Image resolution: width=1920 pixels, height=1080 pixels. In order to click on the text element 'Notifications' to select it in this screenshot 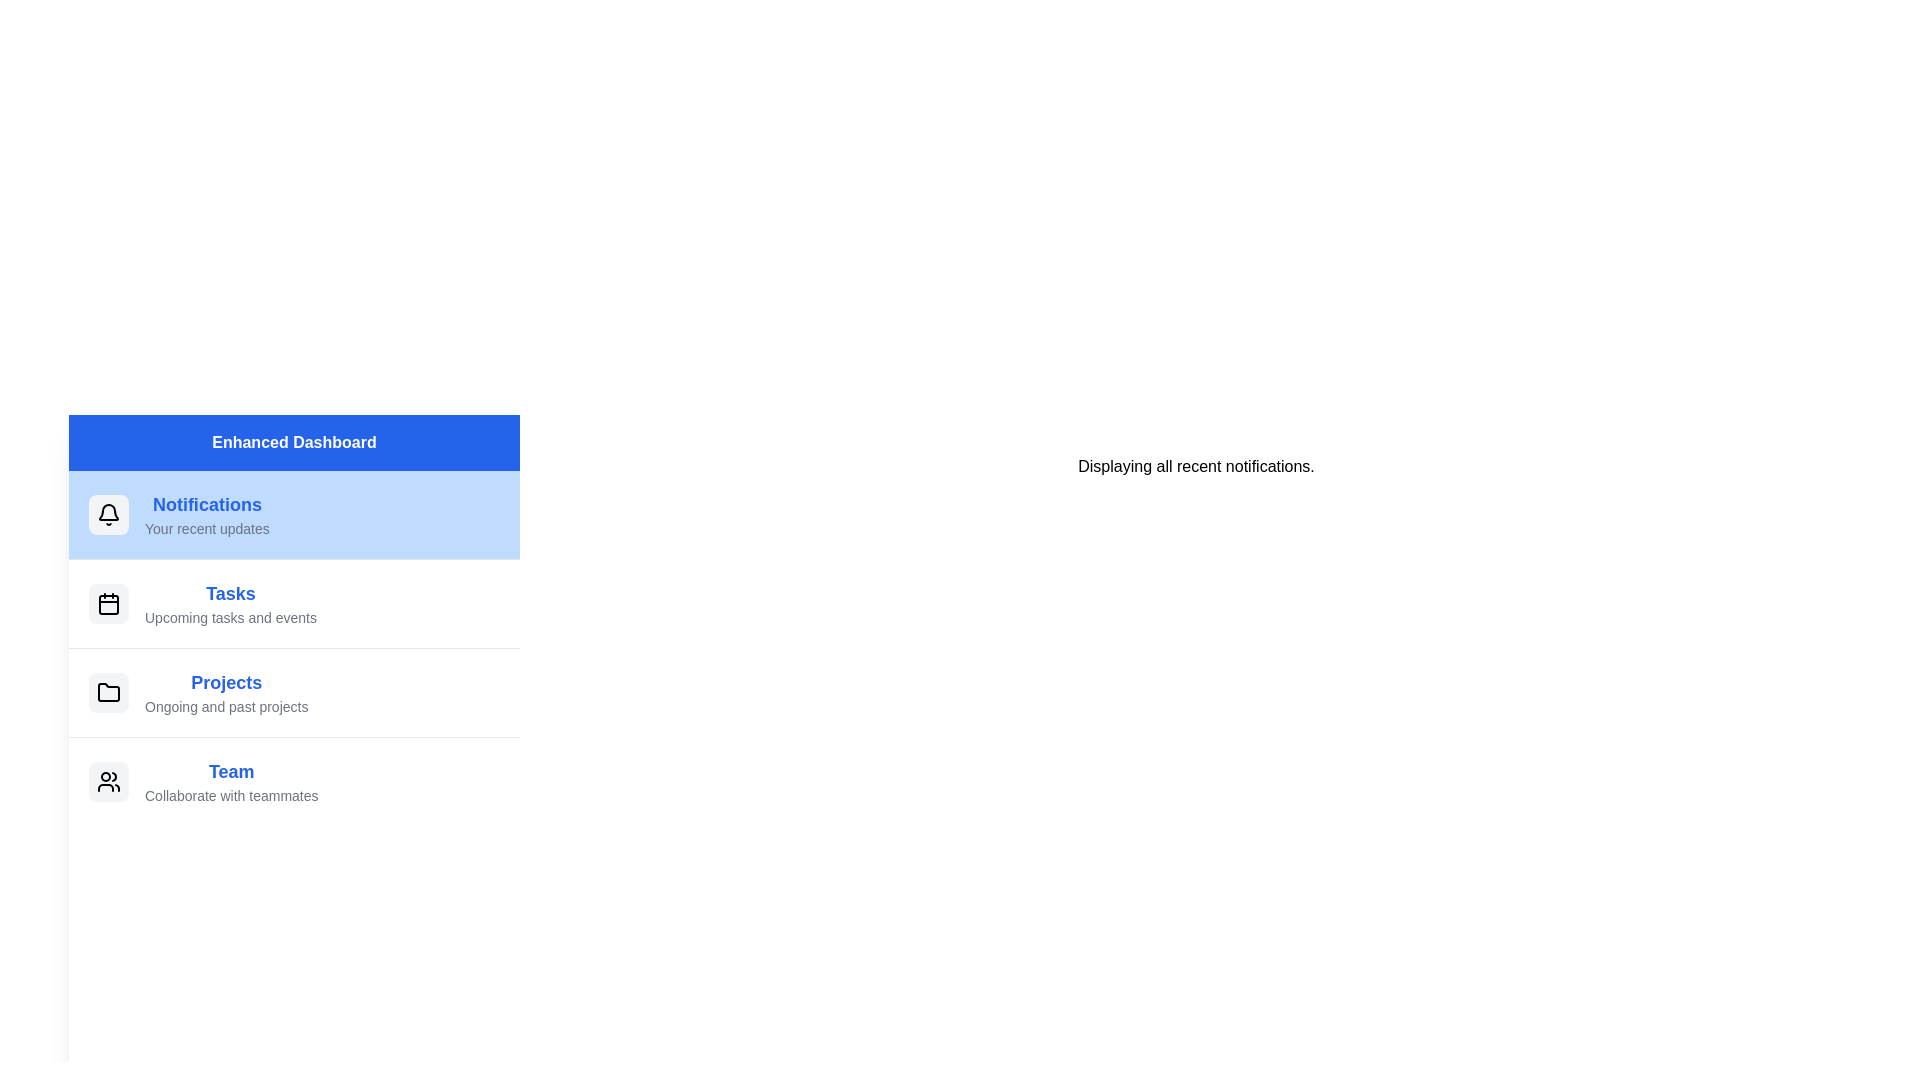, I will do `click(207, 504)`.